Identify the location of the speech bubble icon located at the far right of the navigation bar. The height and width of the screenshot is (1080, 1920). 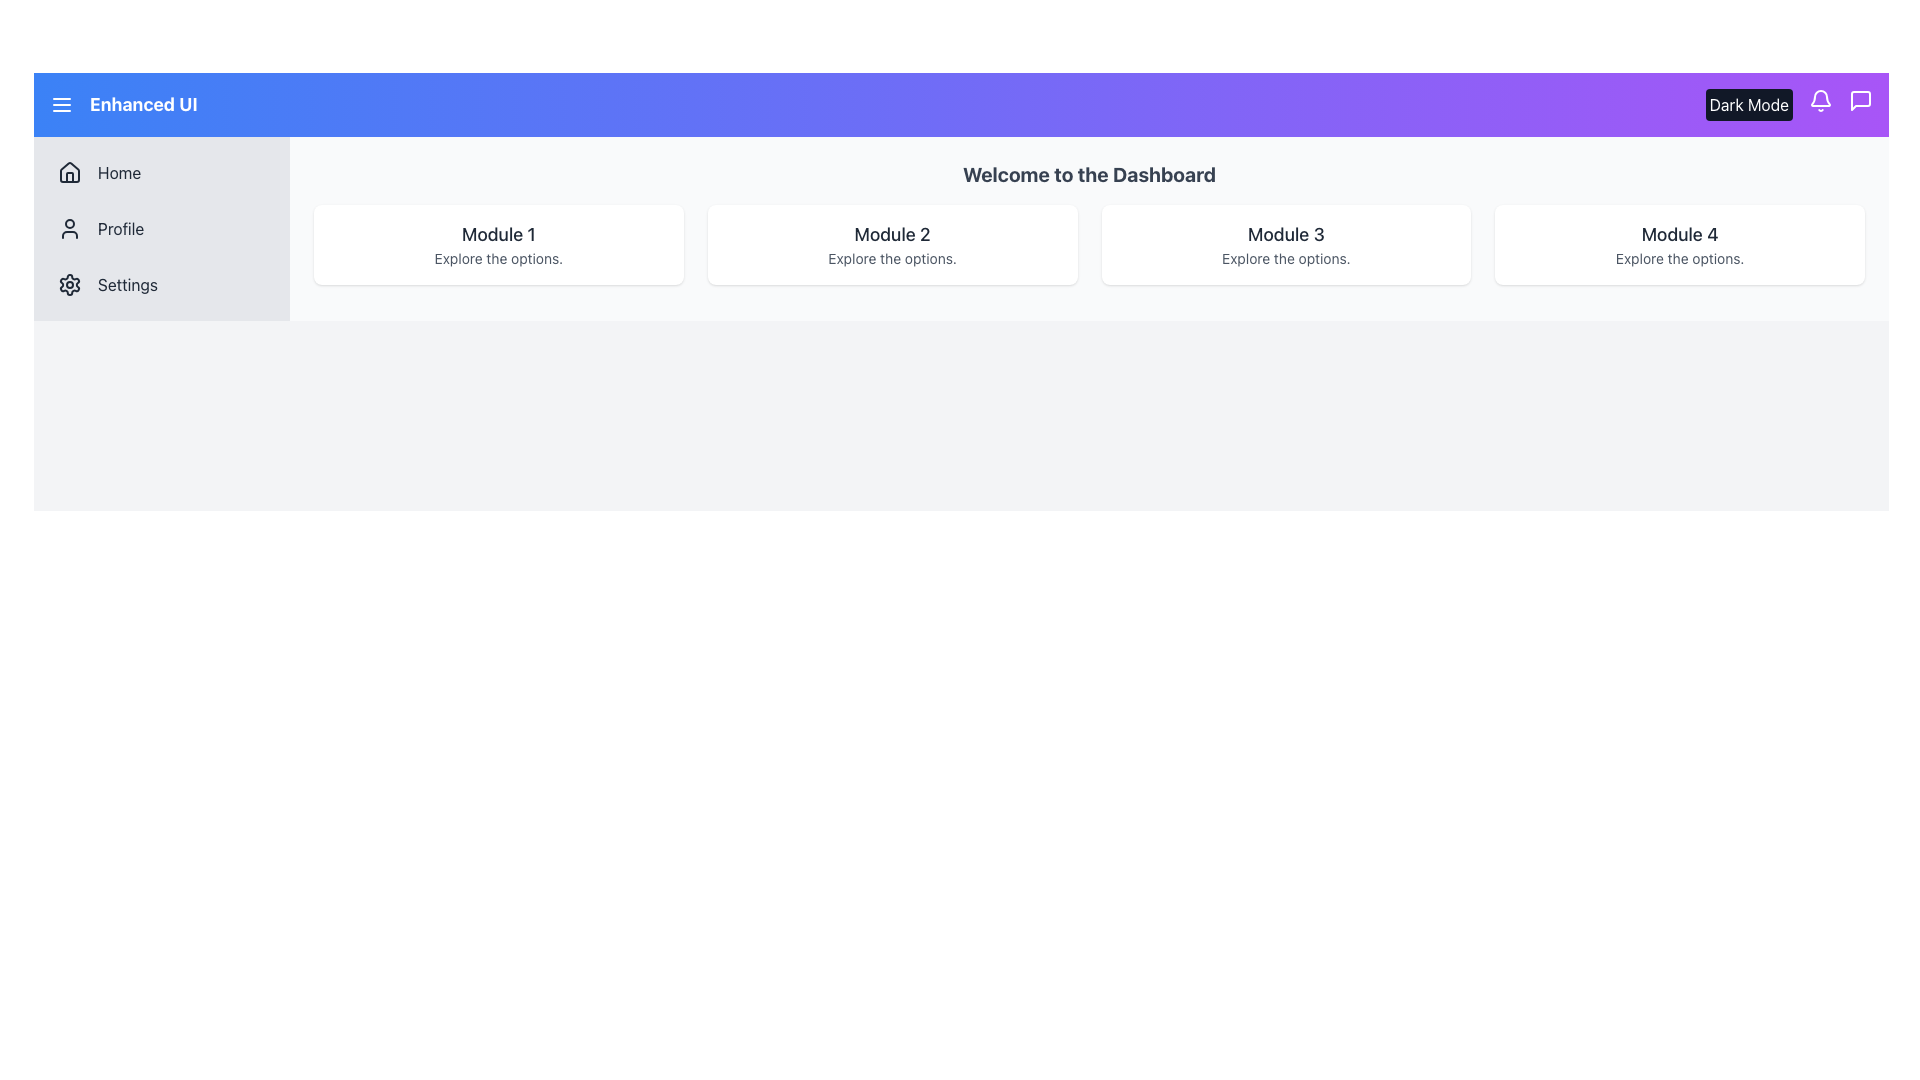
(1860, 100).